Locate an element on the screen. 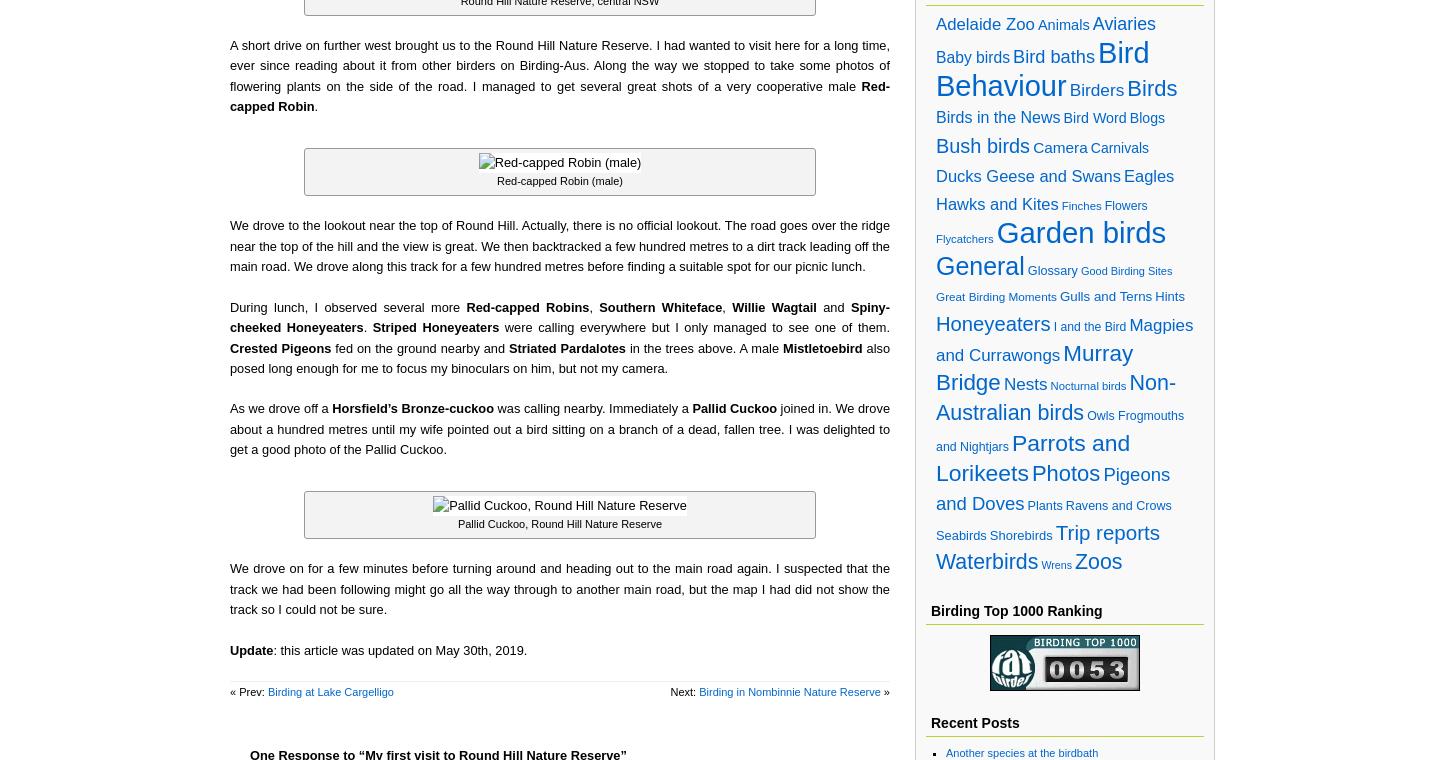  'Birding at Lake Cargelligo' is located at coordinates (330, 691).